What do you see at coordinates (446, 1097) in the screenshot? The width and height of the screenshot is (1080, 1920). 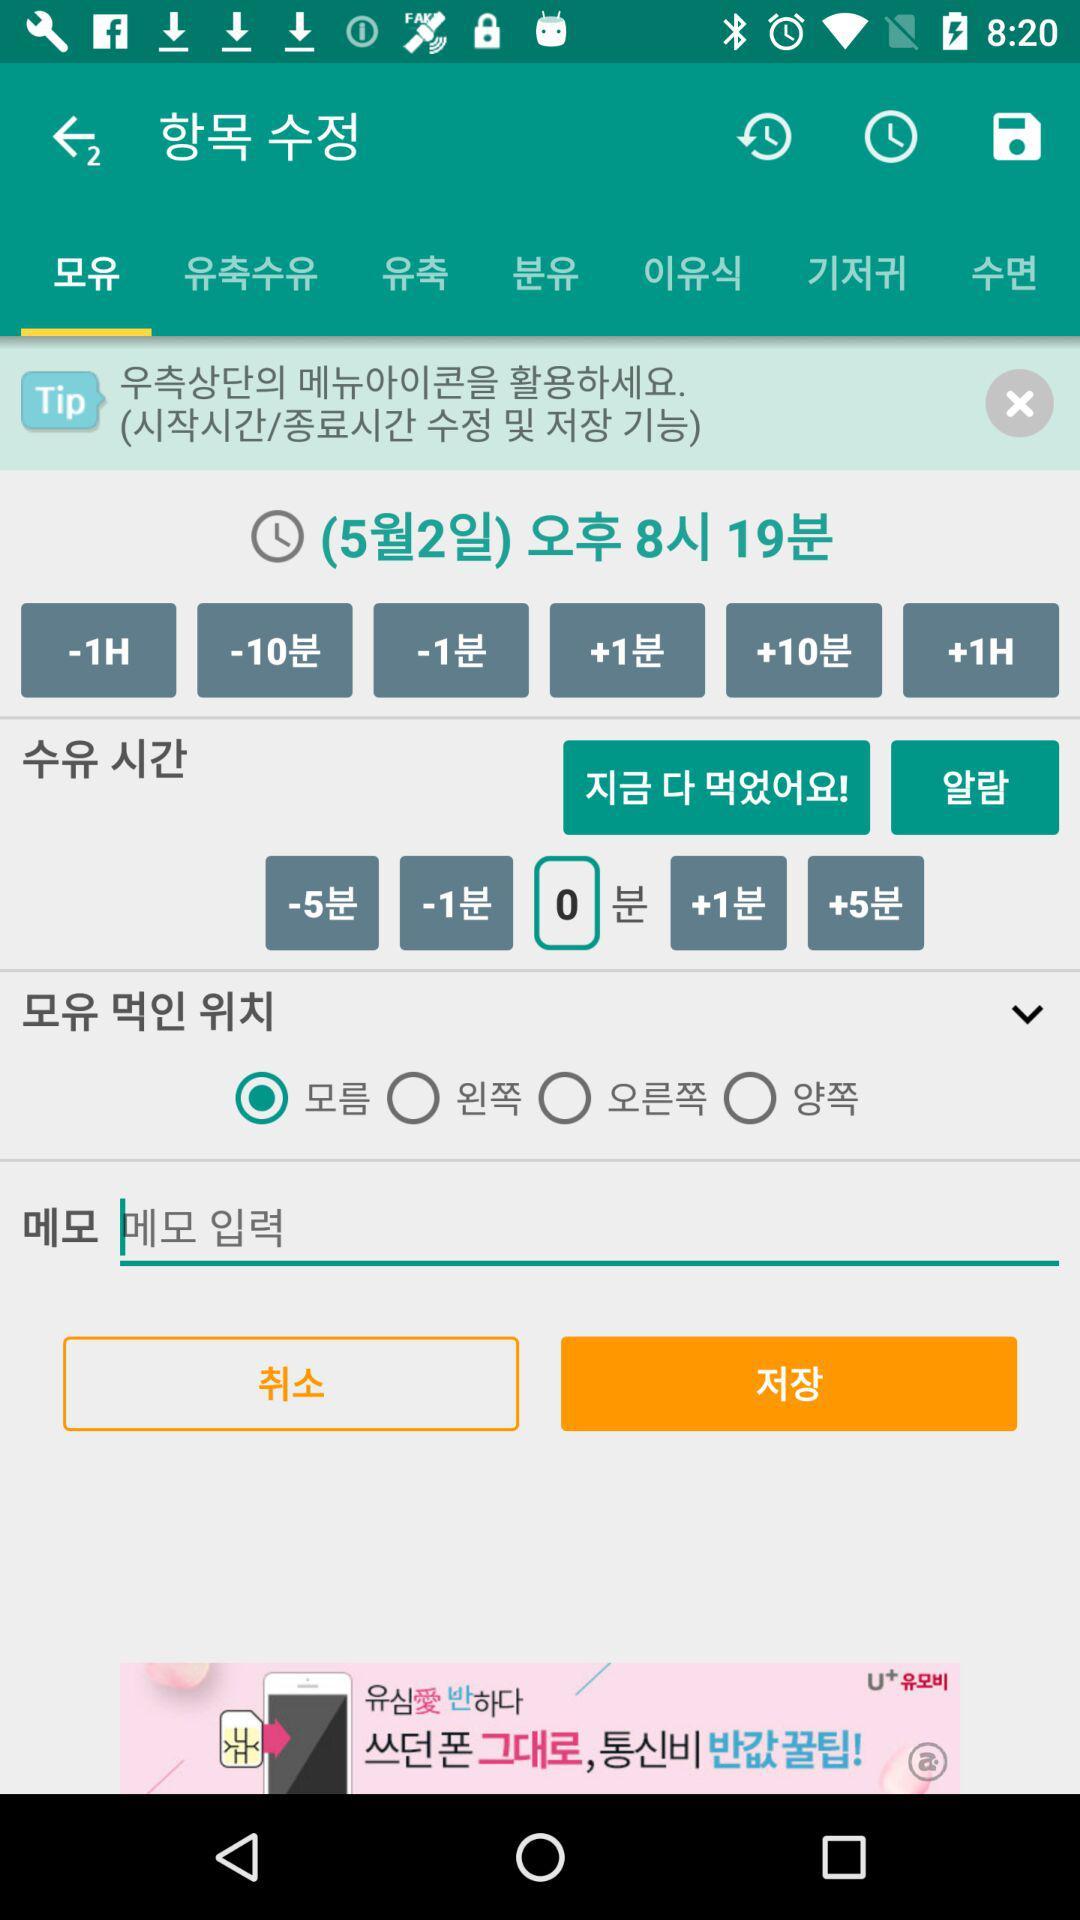 I see `second radio button` at bounding box center [446, 1097].